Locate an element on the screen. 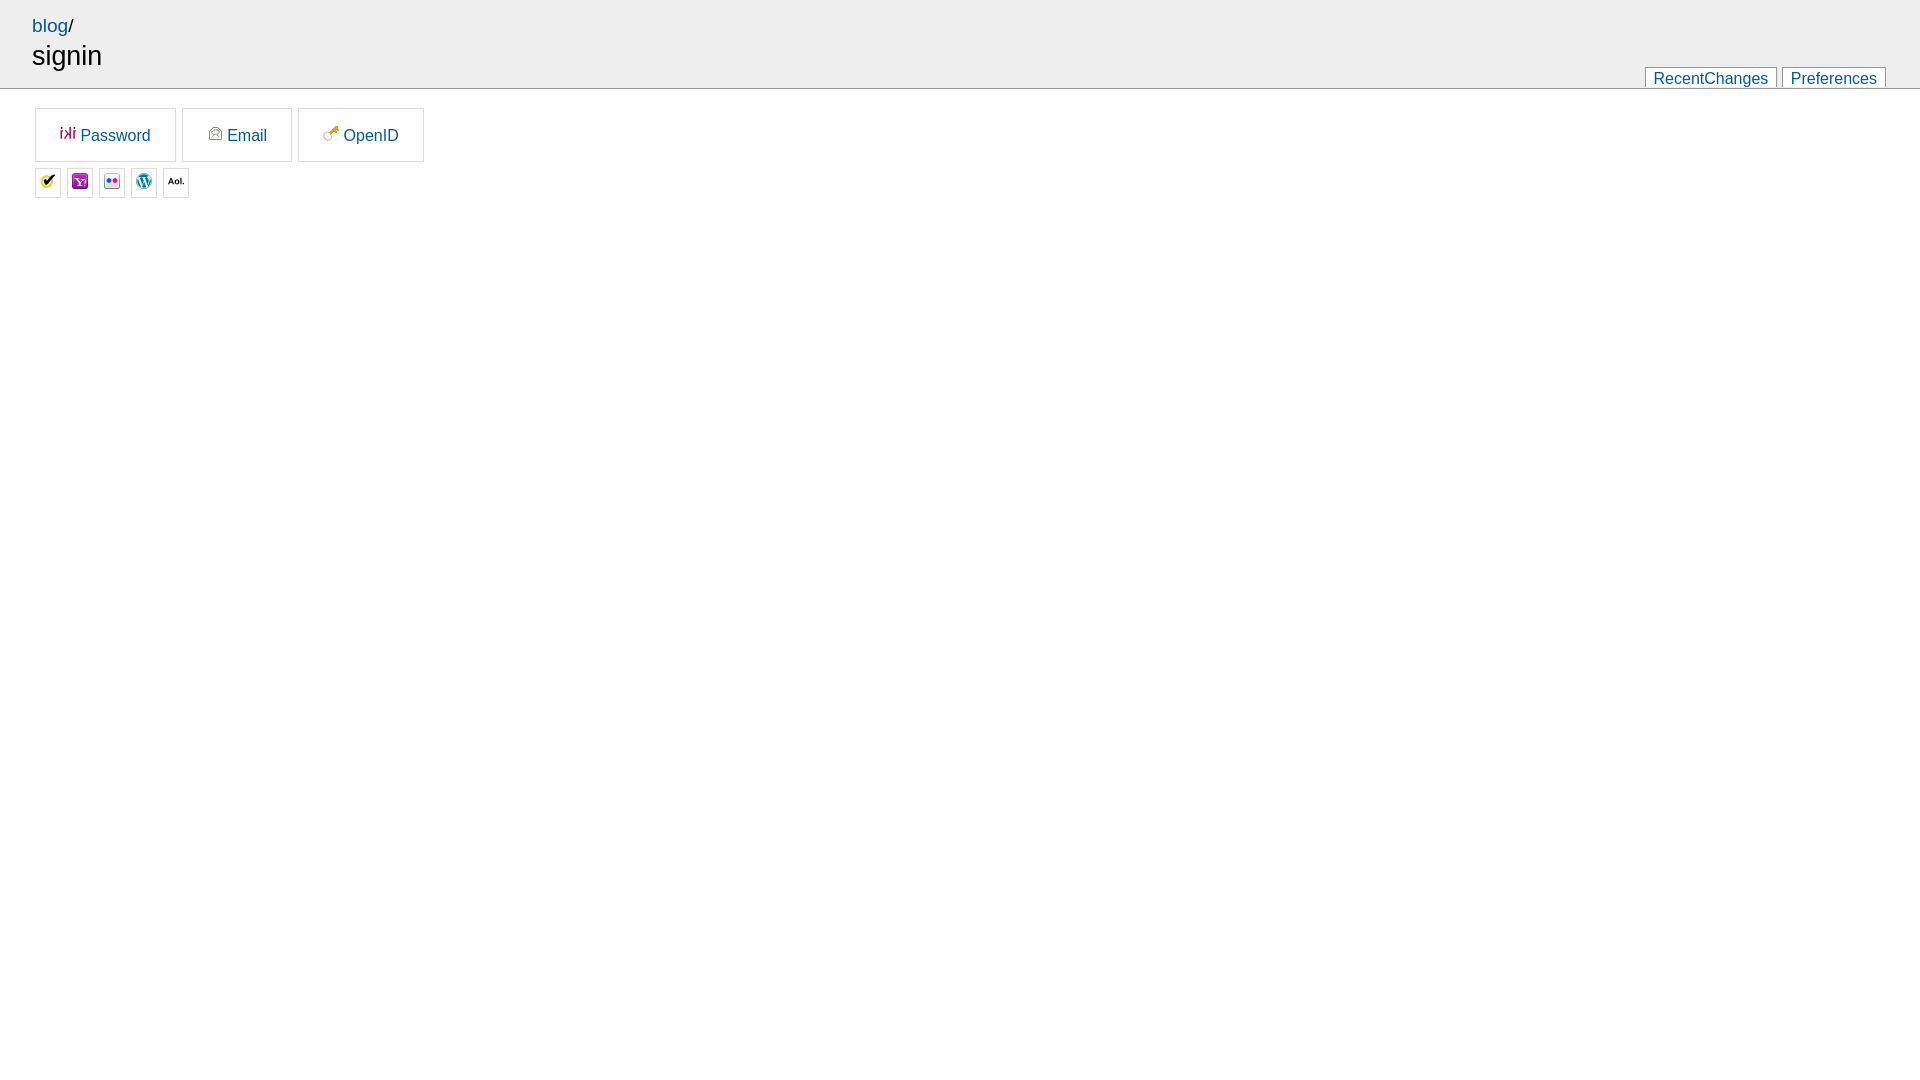  'blog' is located at coordinates (32, 25).